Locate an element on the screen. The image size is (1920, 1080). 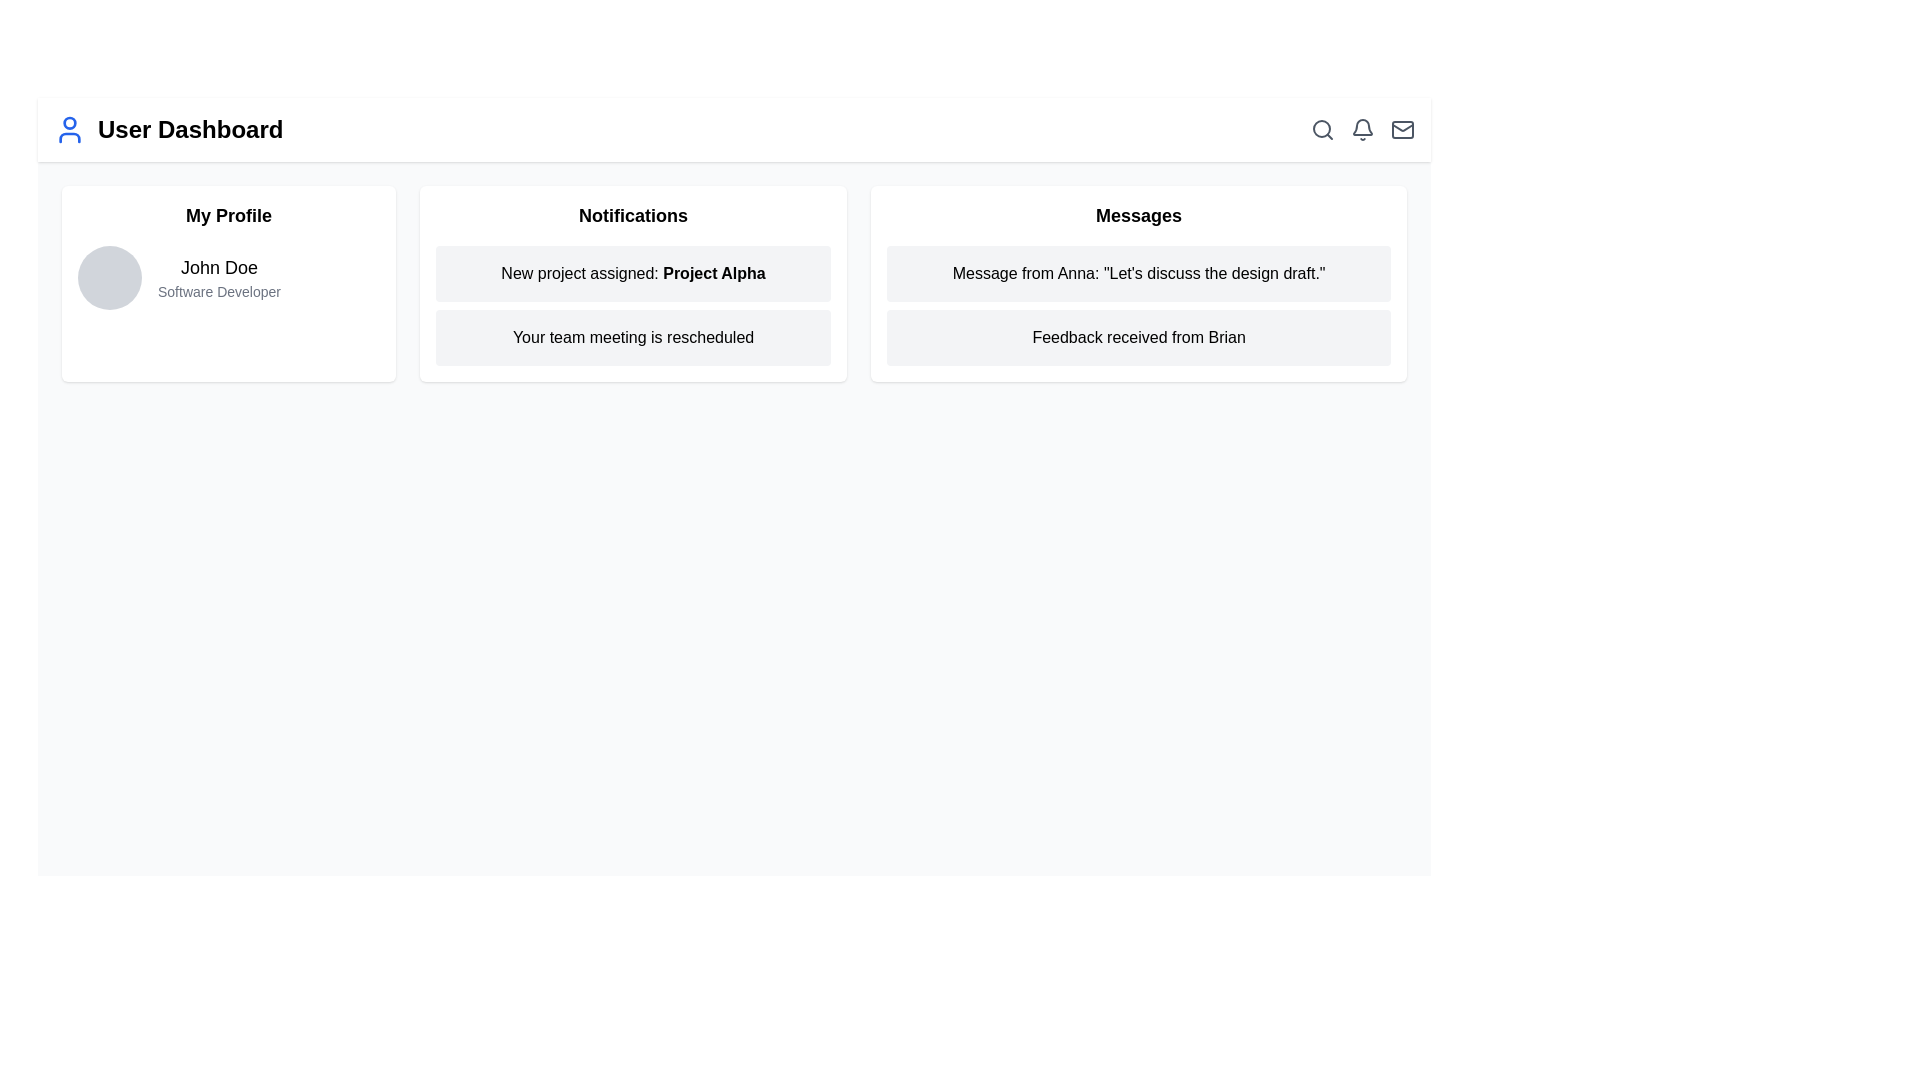
notification card displaying 'New project assigned: Project Alpha' located in the Notifications section of the dashboard is located at coordinates (632, 273).